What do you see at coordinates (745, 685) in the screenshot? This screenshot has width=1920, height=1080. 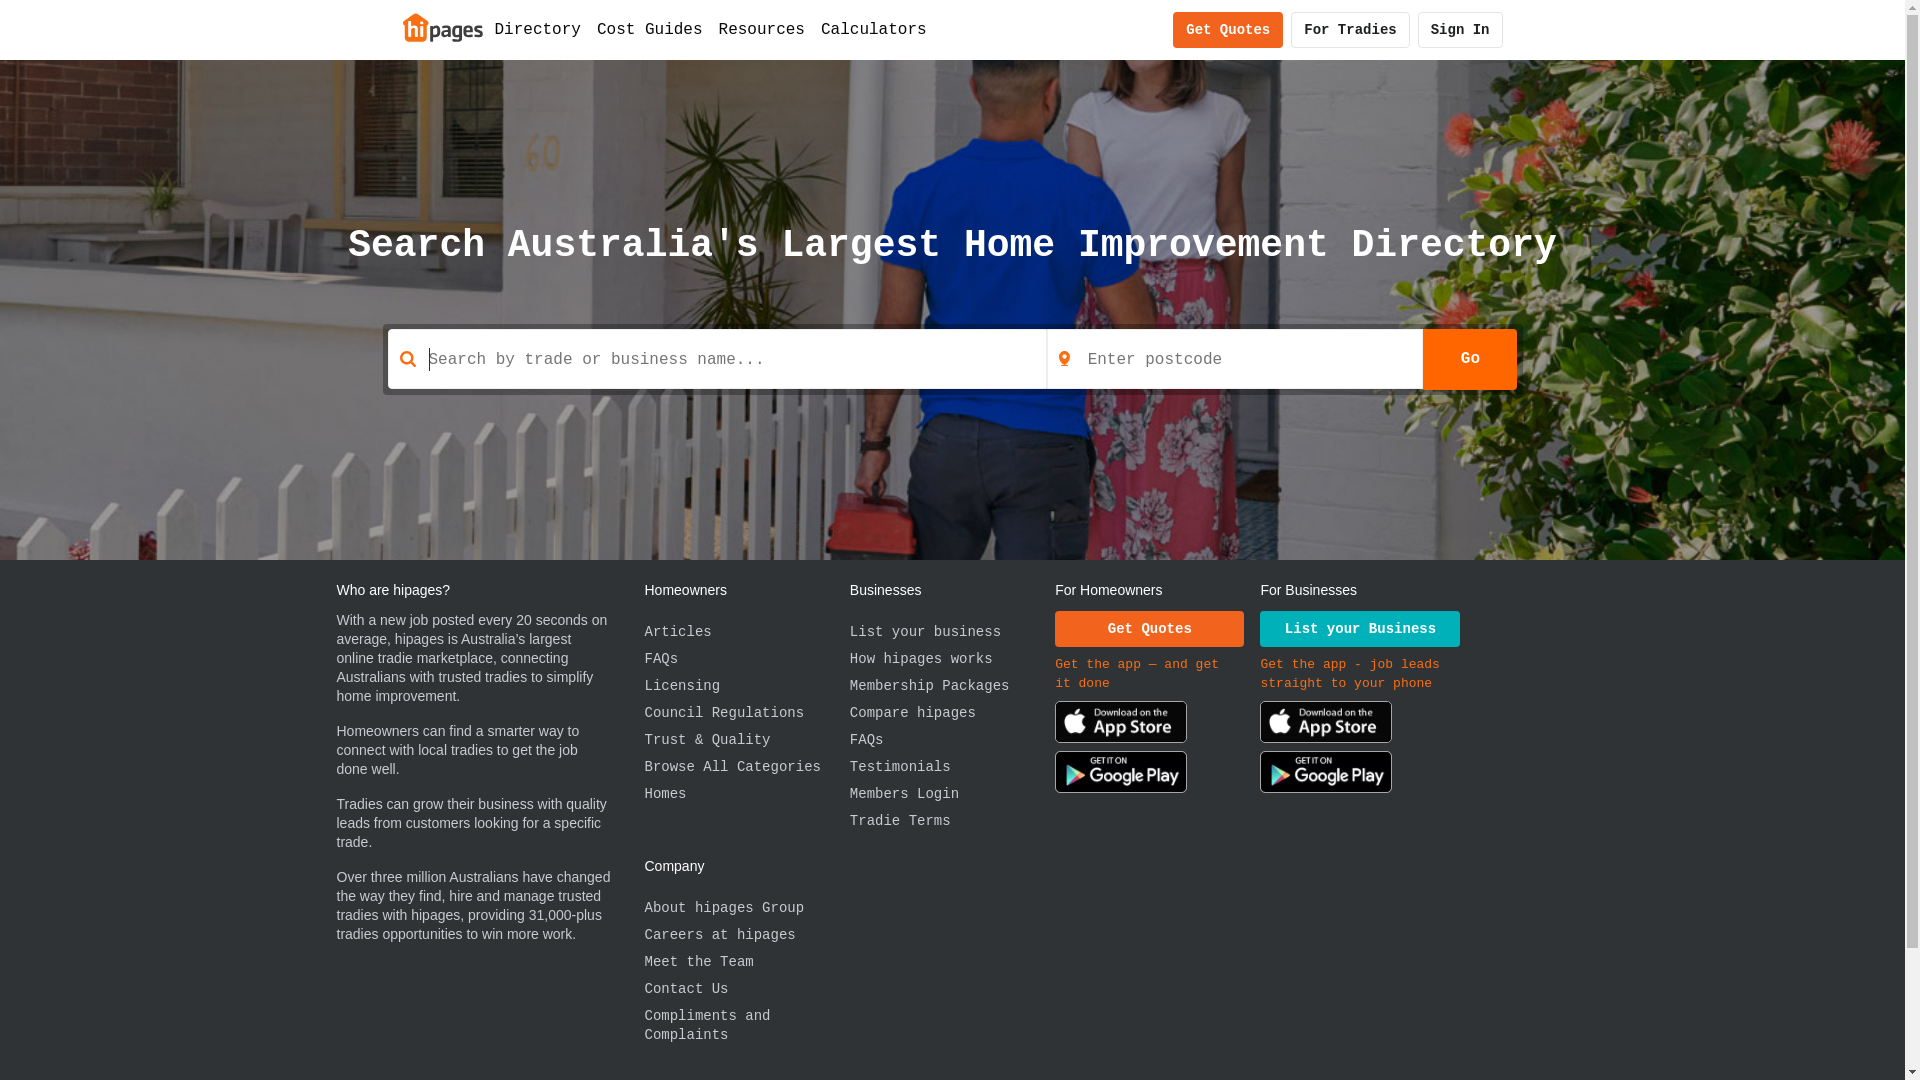 I see `'Licensing'` at bounding box center [745, 685].